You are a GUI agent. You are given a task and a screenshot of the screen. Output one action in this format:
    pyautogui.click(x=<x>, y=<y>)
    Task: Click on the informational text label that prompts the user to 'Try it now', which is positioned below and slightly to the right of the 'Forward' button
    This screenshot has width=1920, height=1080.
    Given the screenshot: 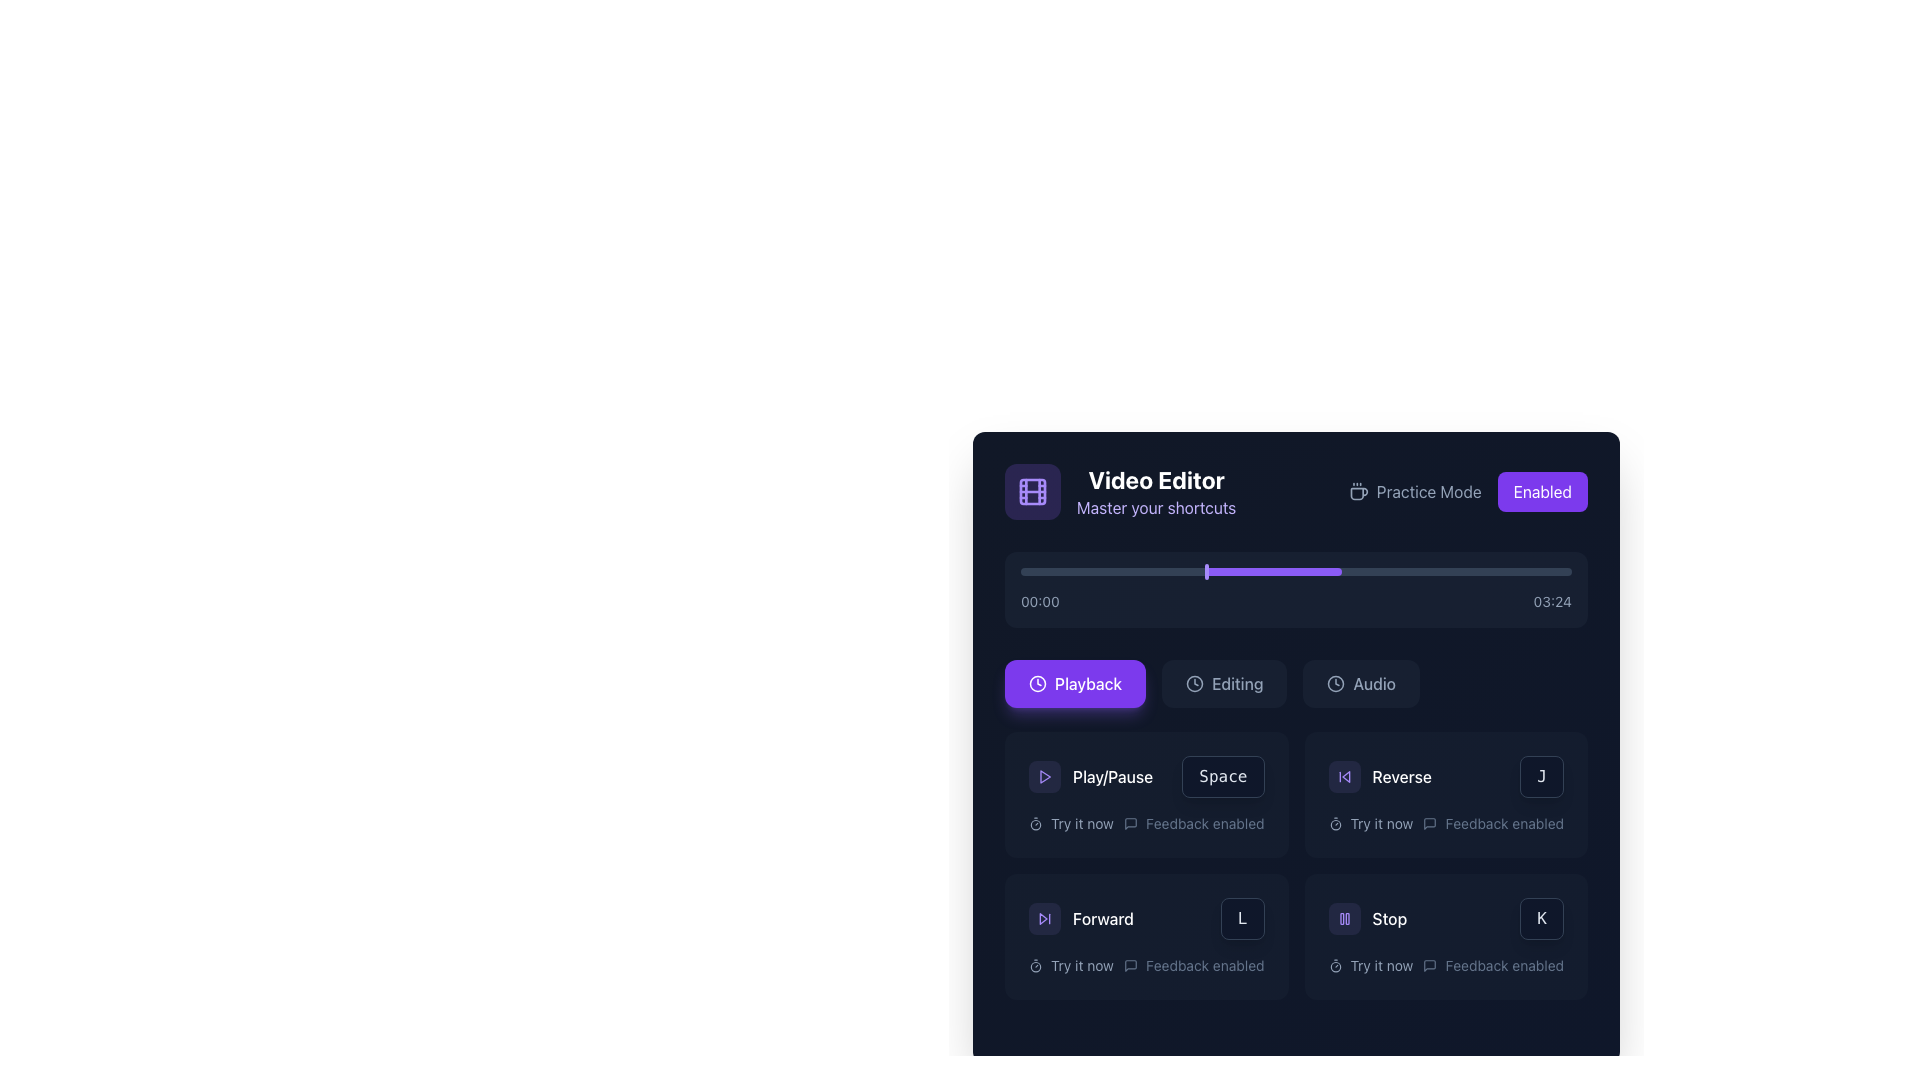 What is the action you would take?
    pyautogui.click(x=1081, y=964)
    